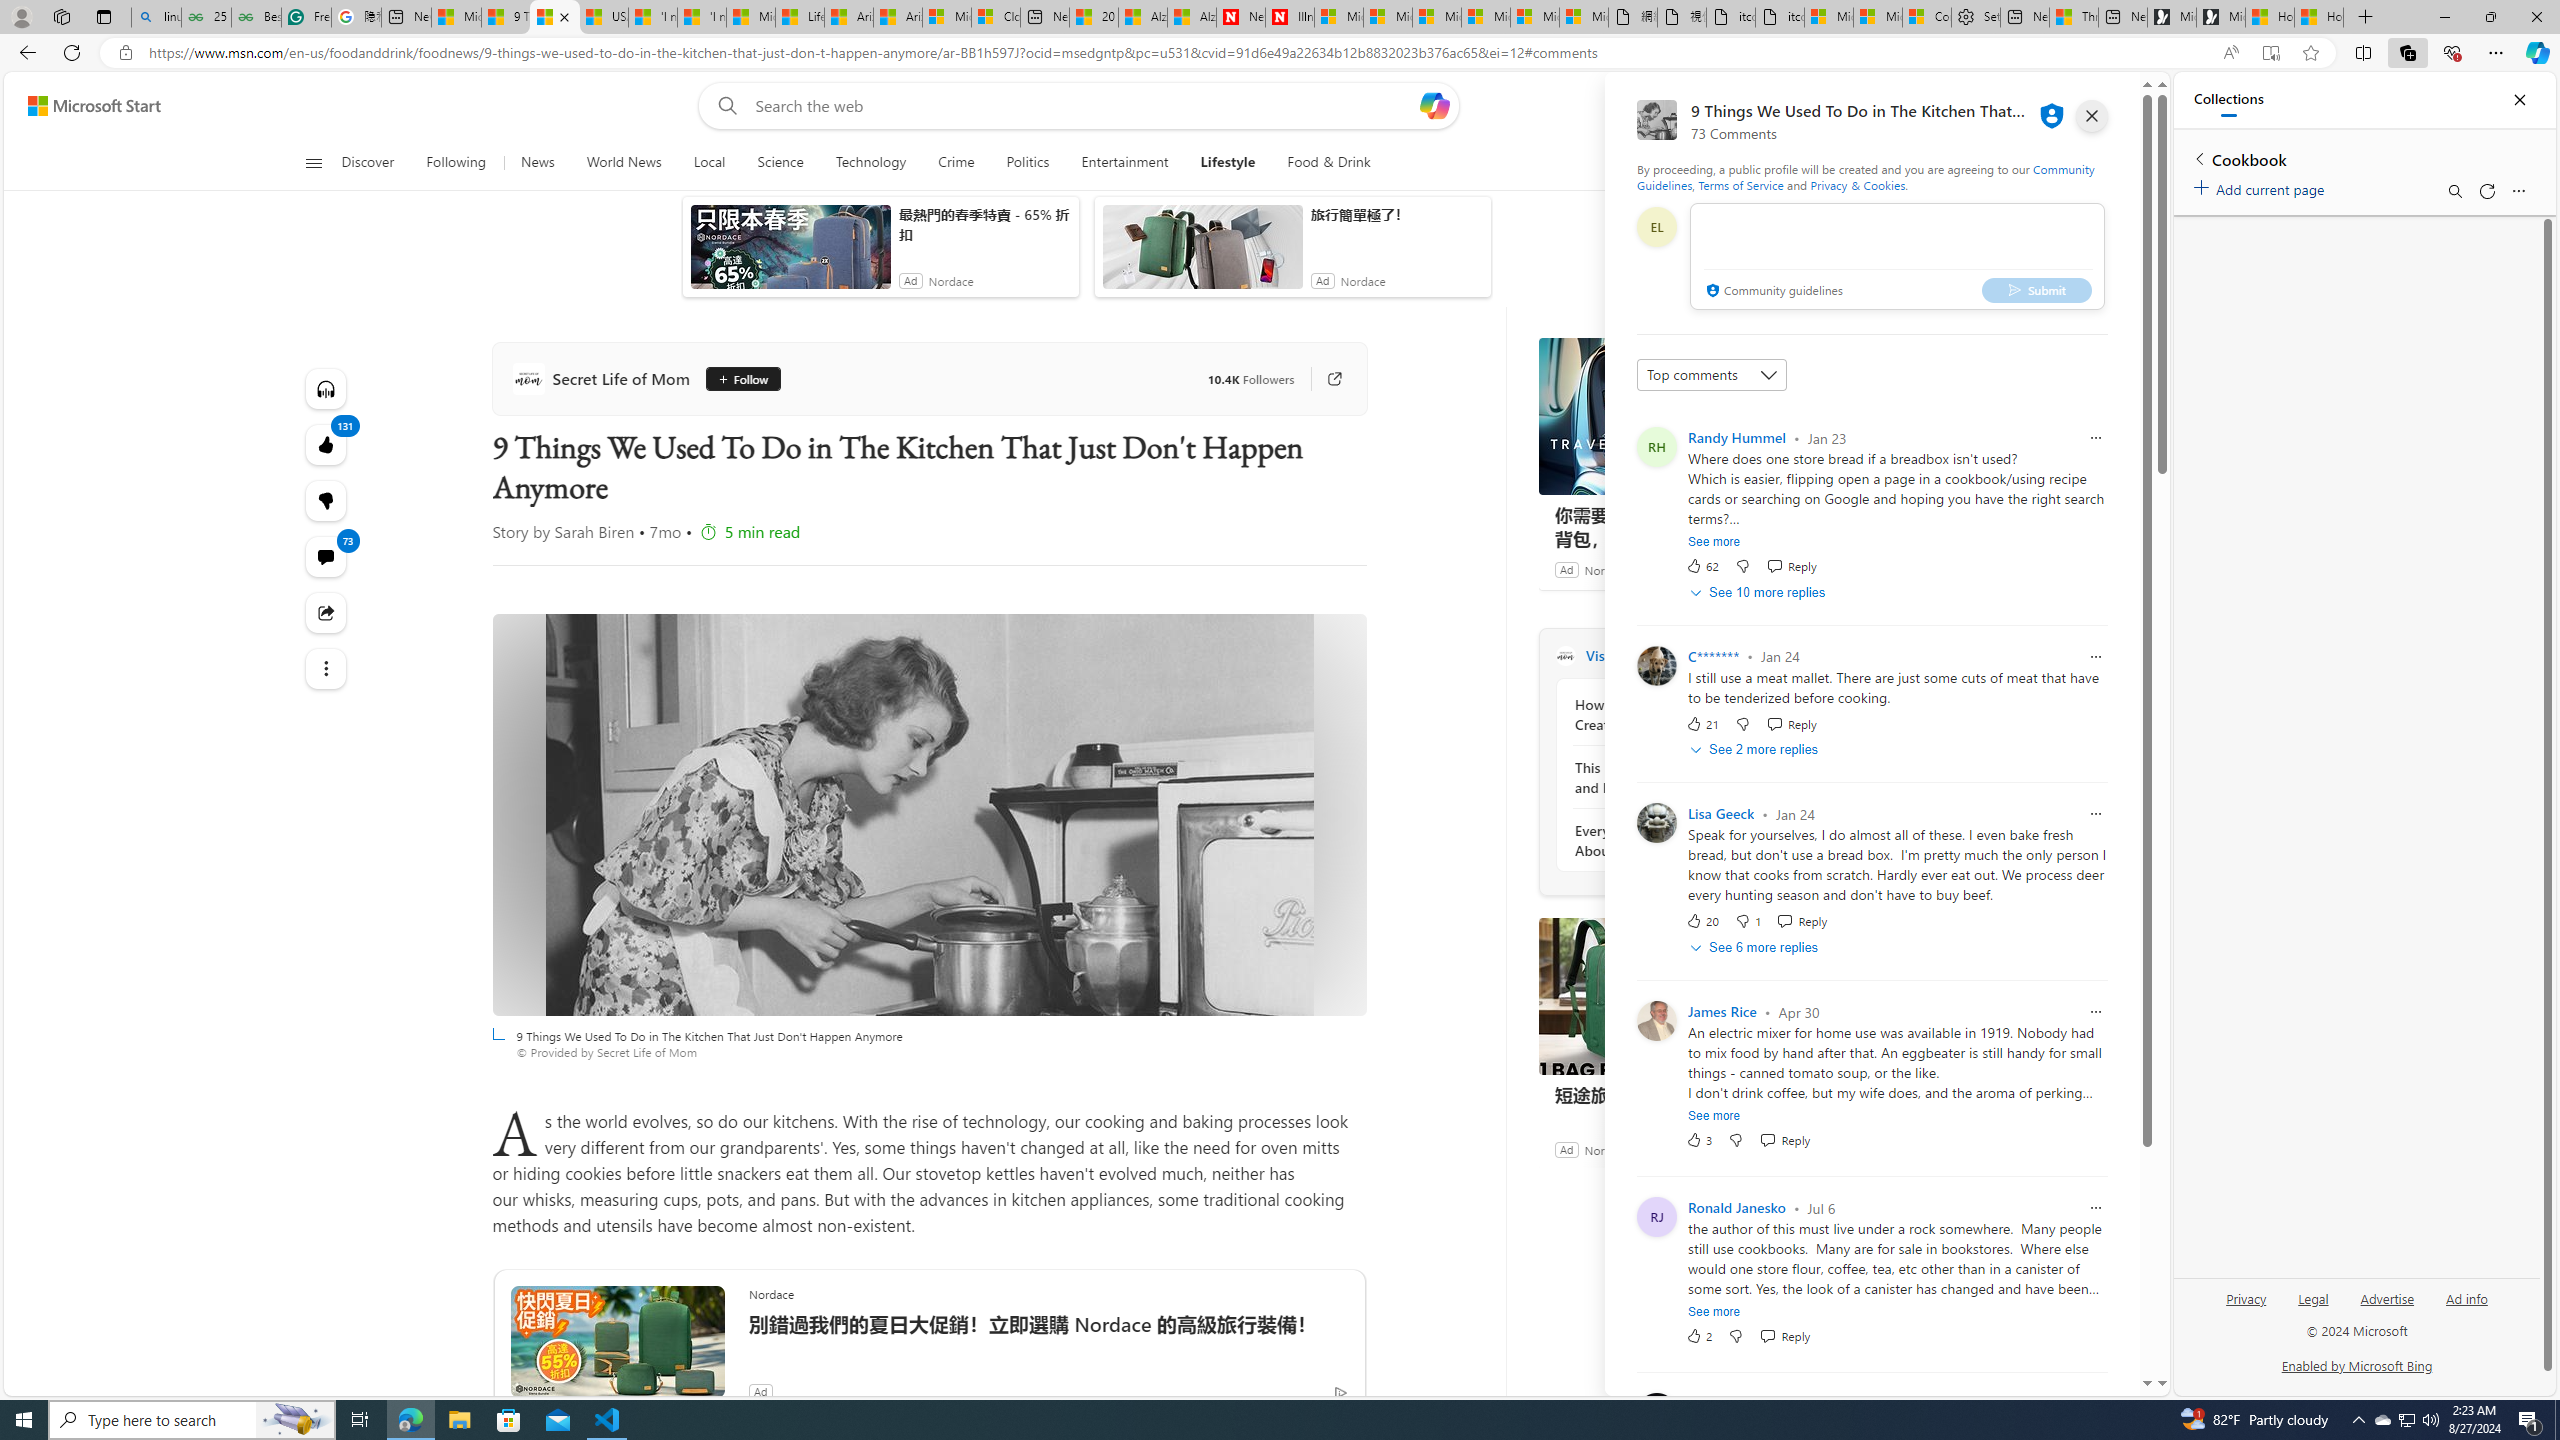  What do you see at coordinates (325, 667) in the screenshot?
I see `'Class: at-item'` at bounding box center [325, 667].